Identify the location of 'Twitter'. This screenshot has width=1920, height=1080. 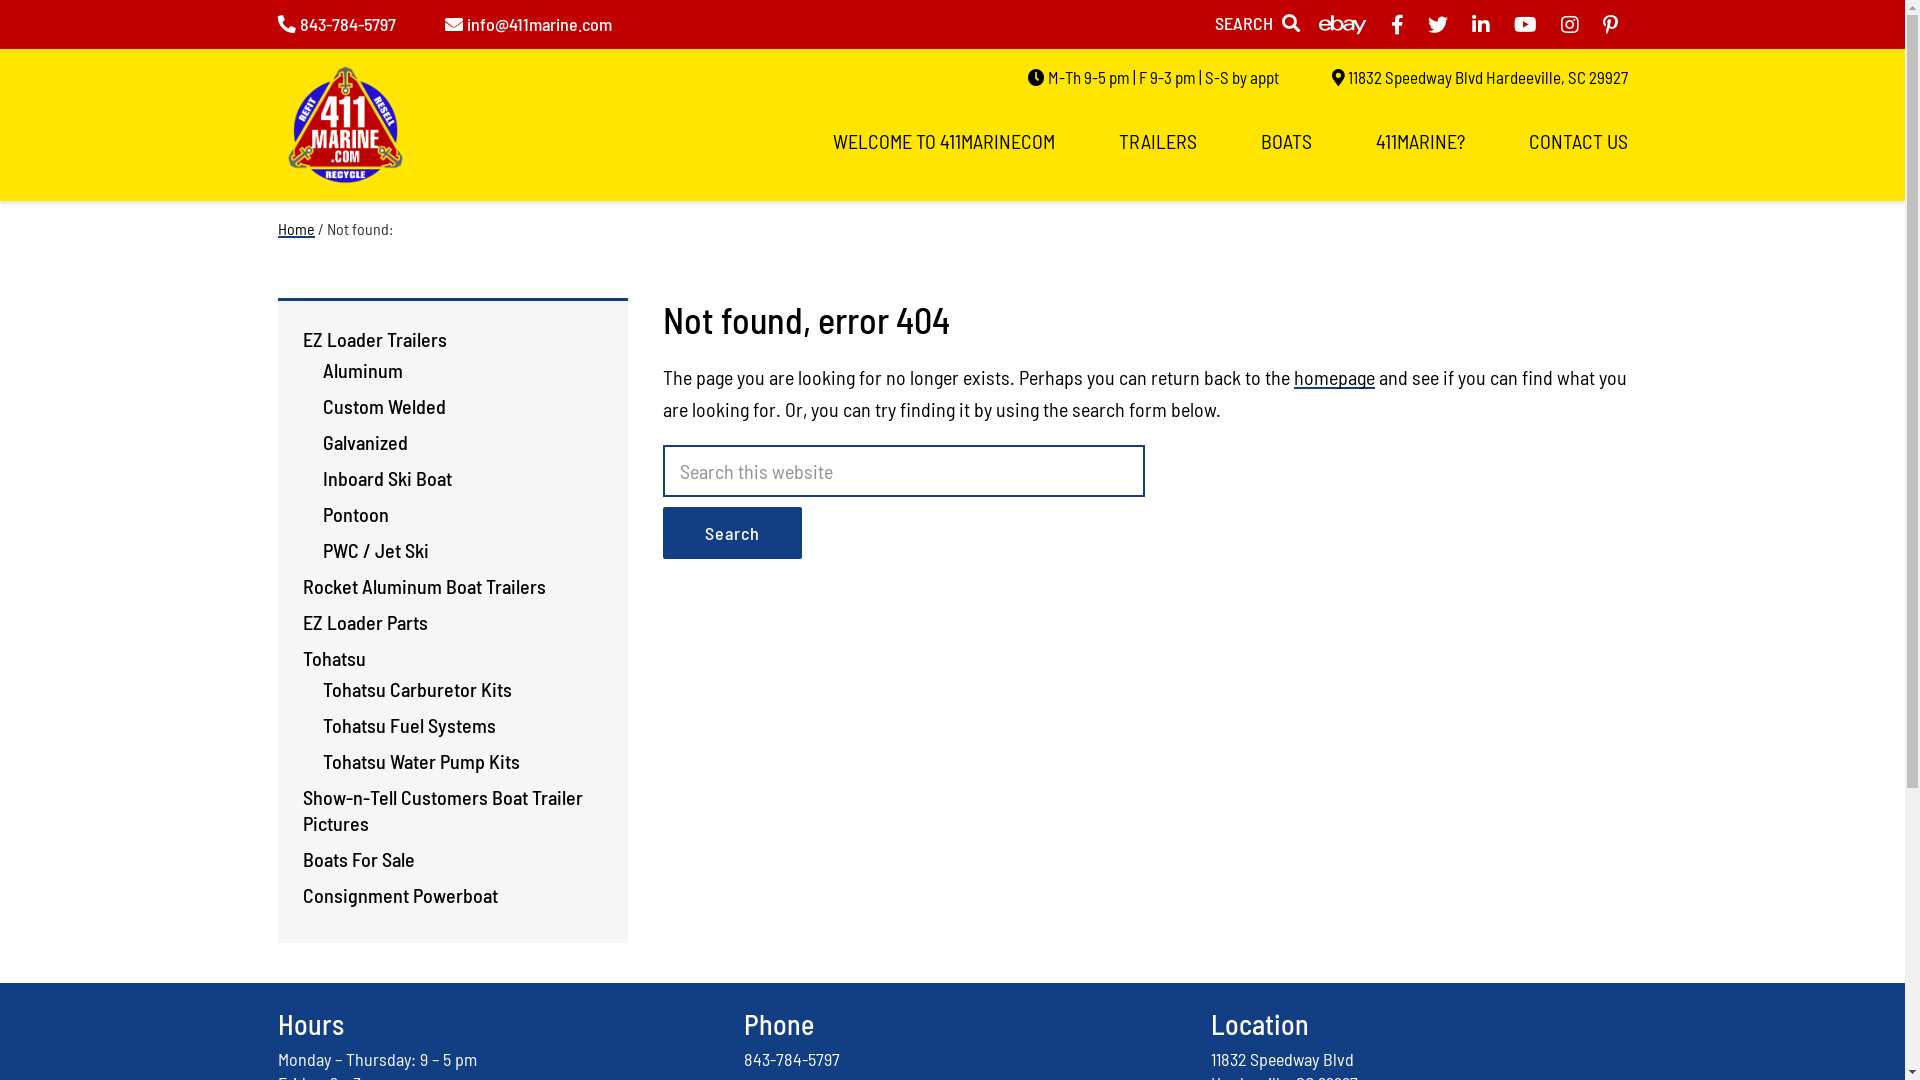
(1437, 24).